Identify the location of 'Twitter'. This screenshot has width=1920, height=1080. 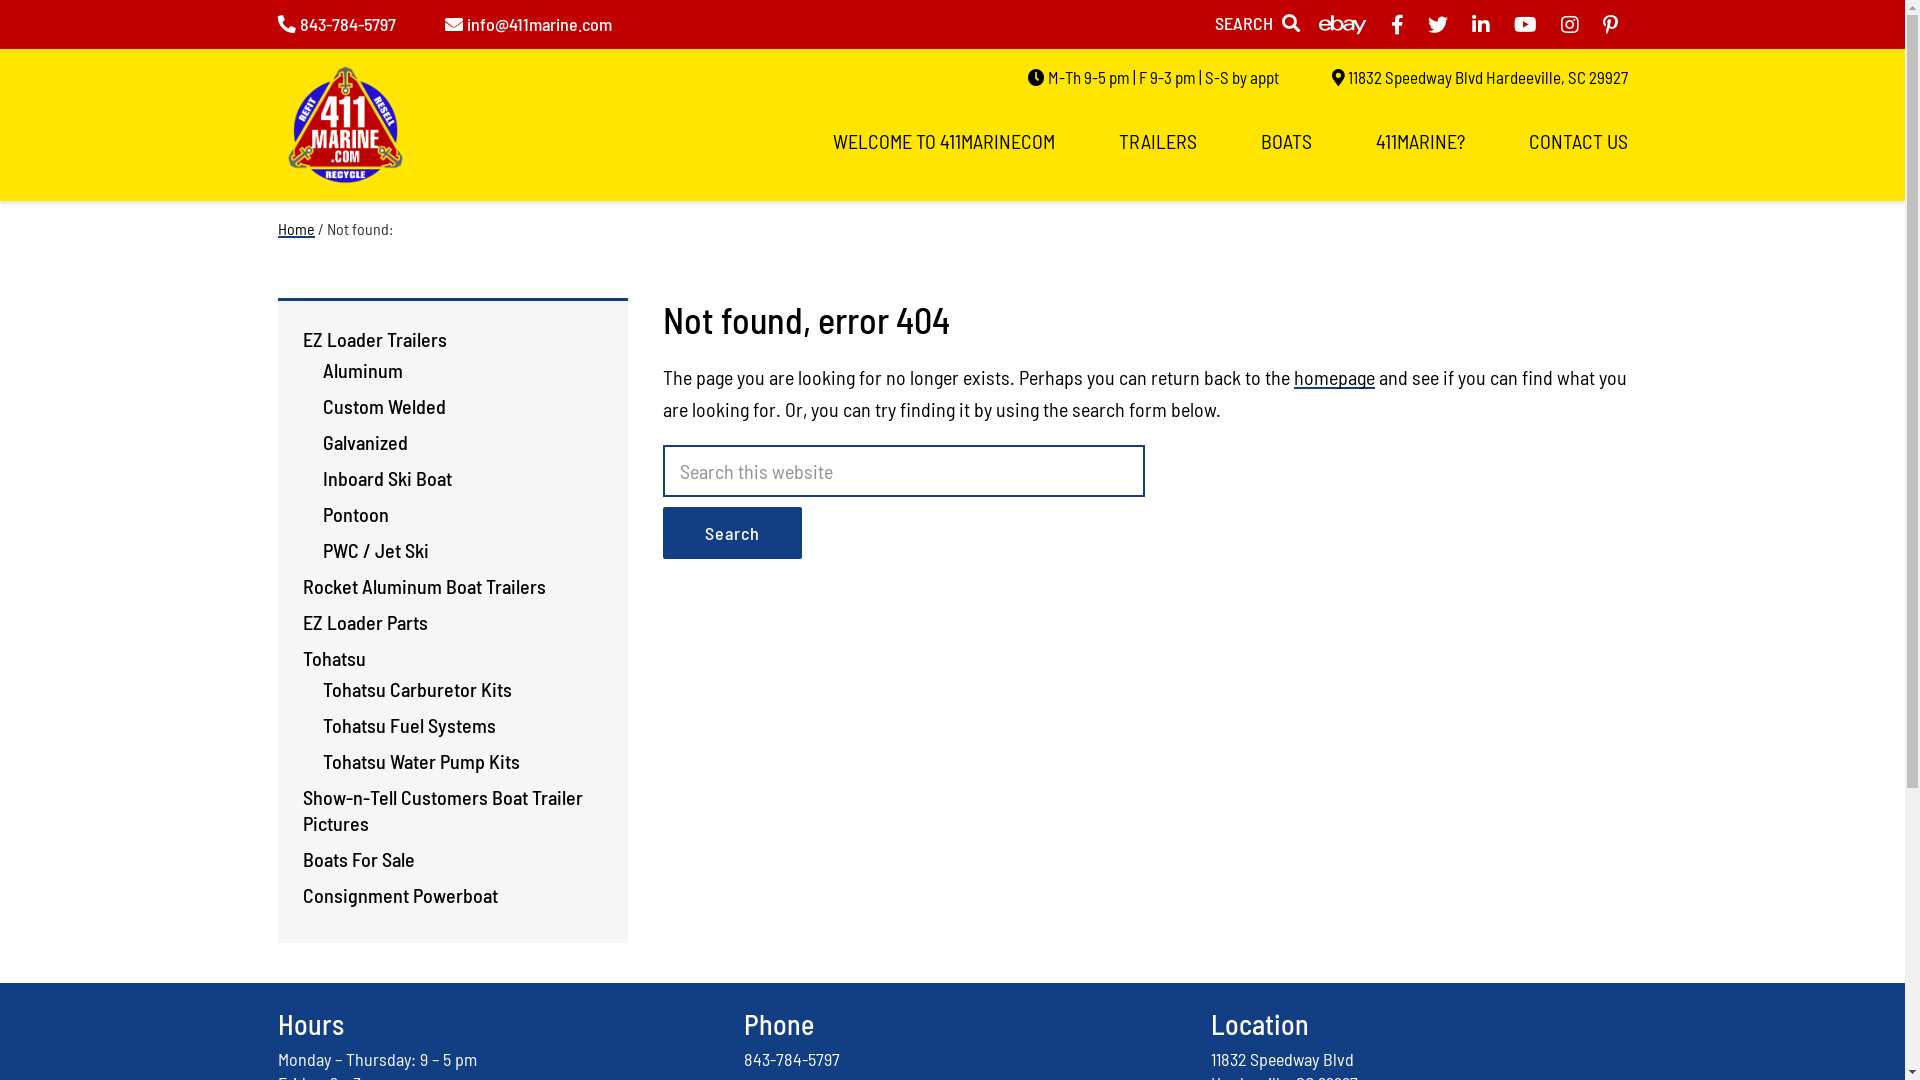
(1437, 24).